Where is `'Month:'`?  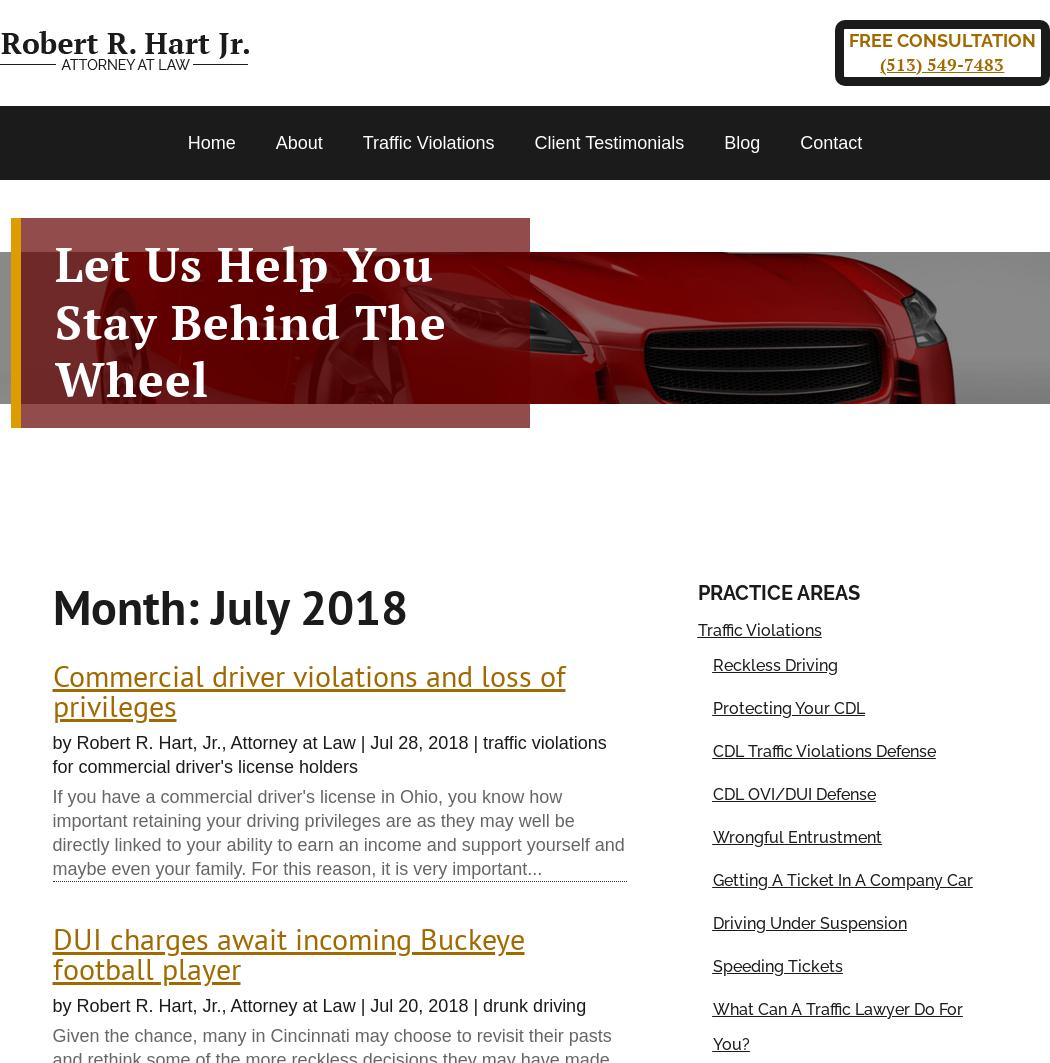 'Month:' is located at coordinates (130, 605).